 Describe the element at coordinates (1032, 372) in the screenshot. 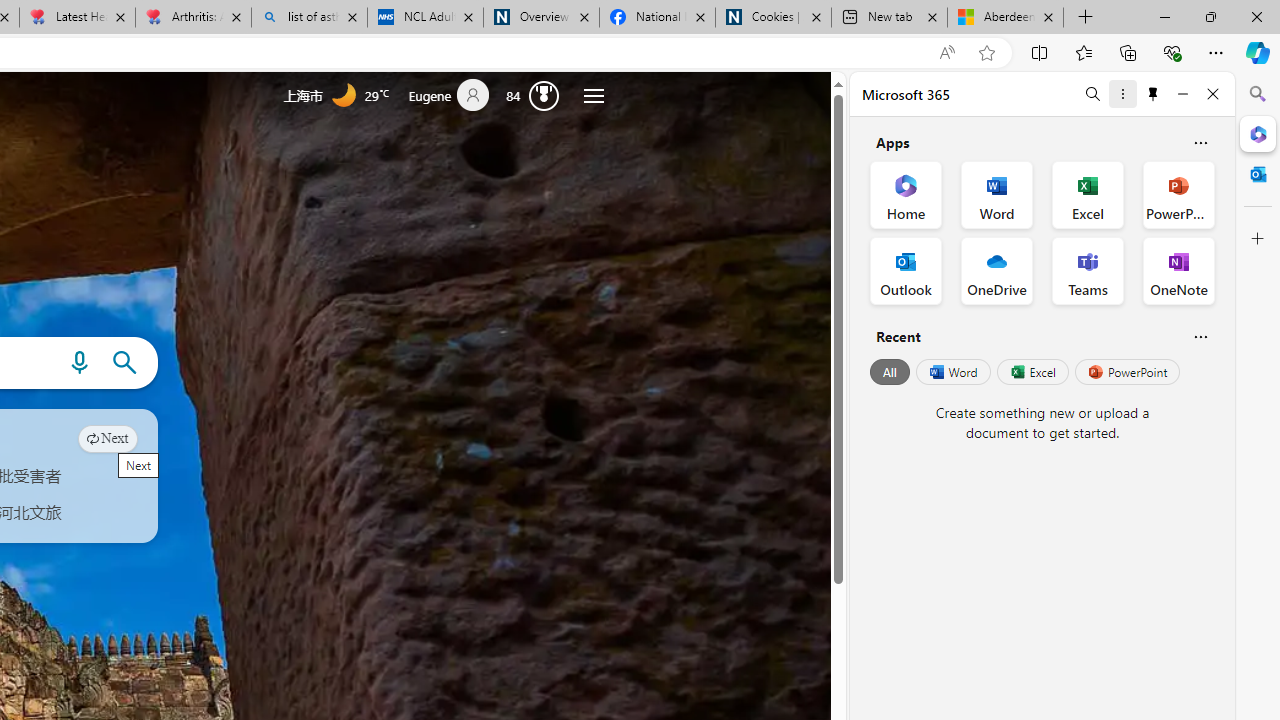

I see `'Excel'` at that location.